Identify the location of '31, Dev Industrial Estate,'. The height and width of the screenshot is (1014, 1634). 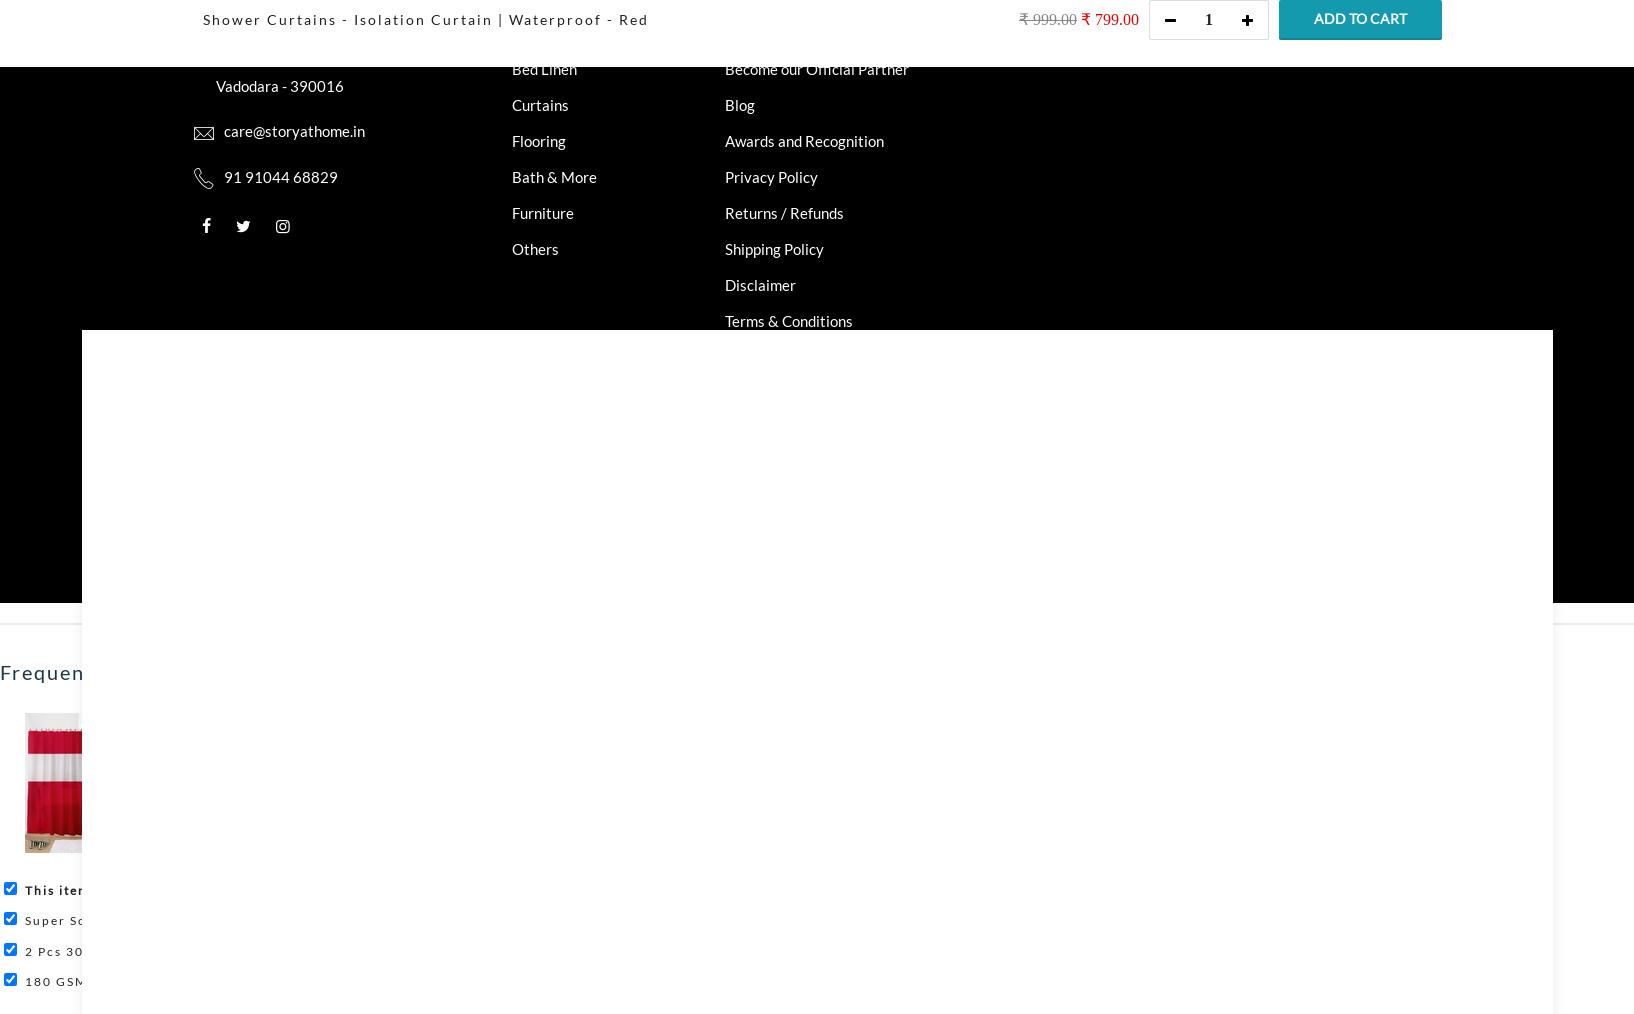
(308, 29).